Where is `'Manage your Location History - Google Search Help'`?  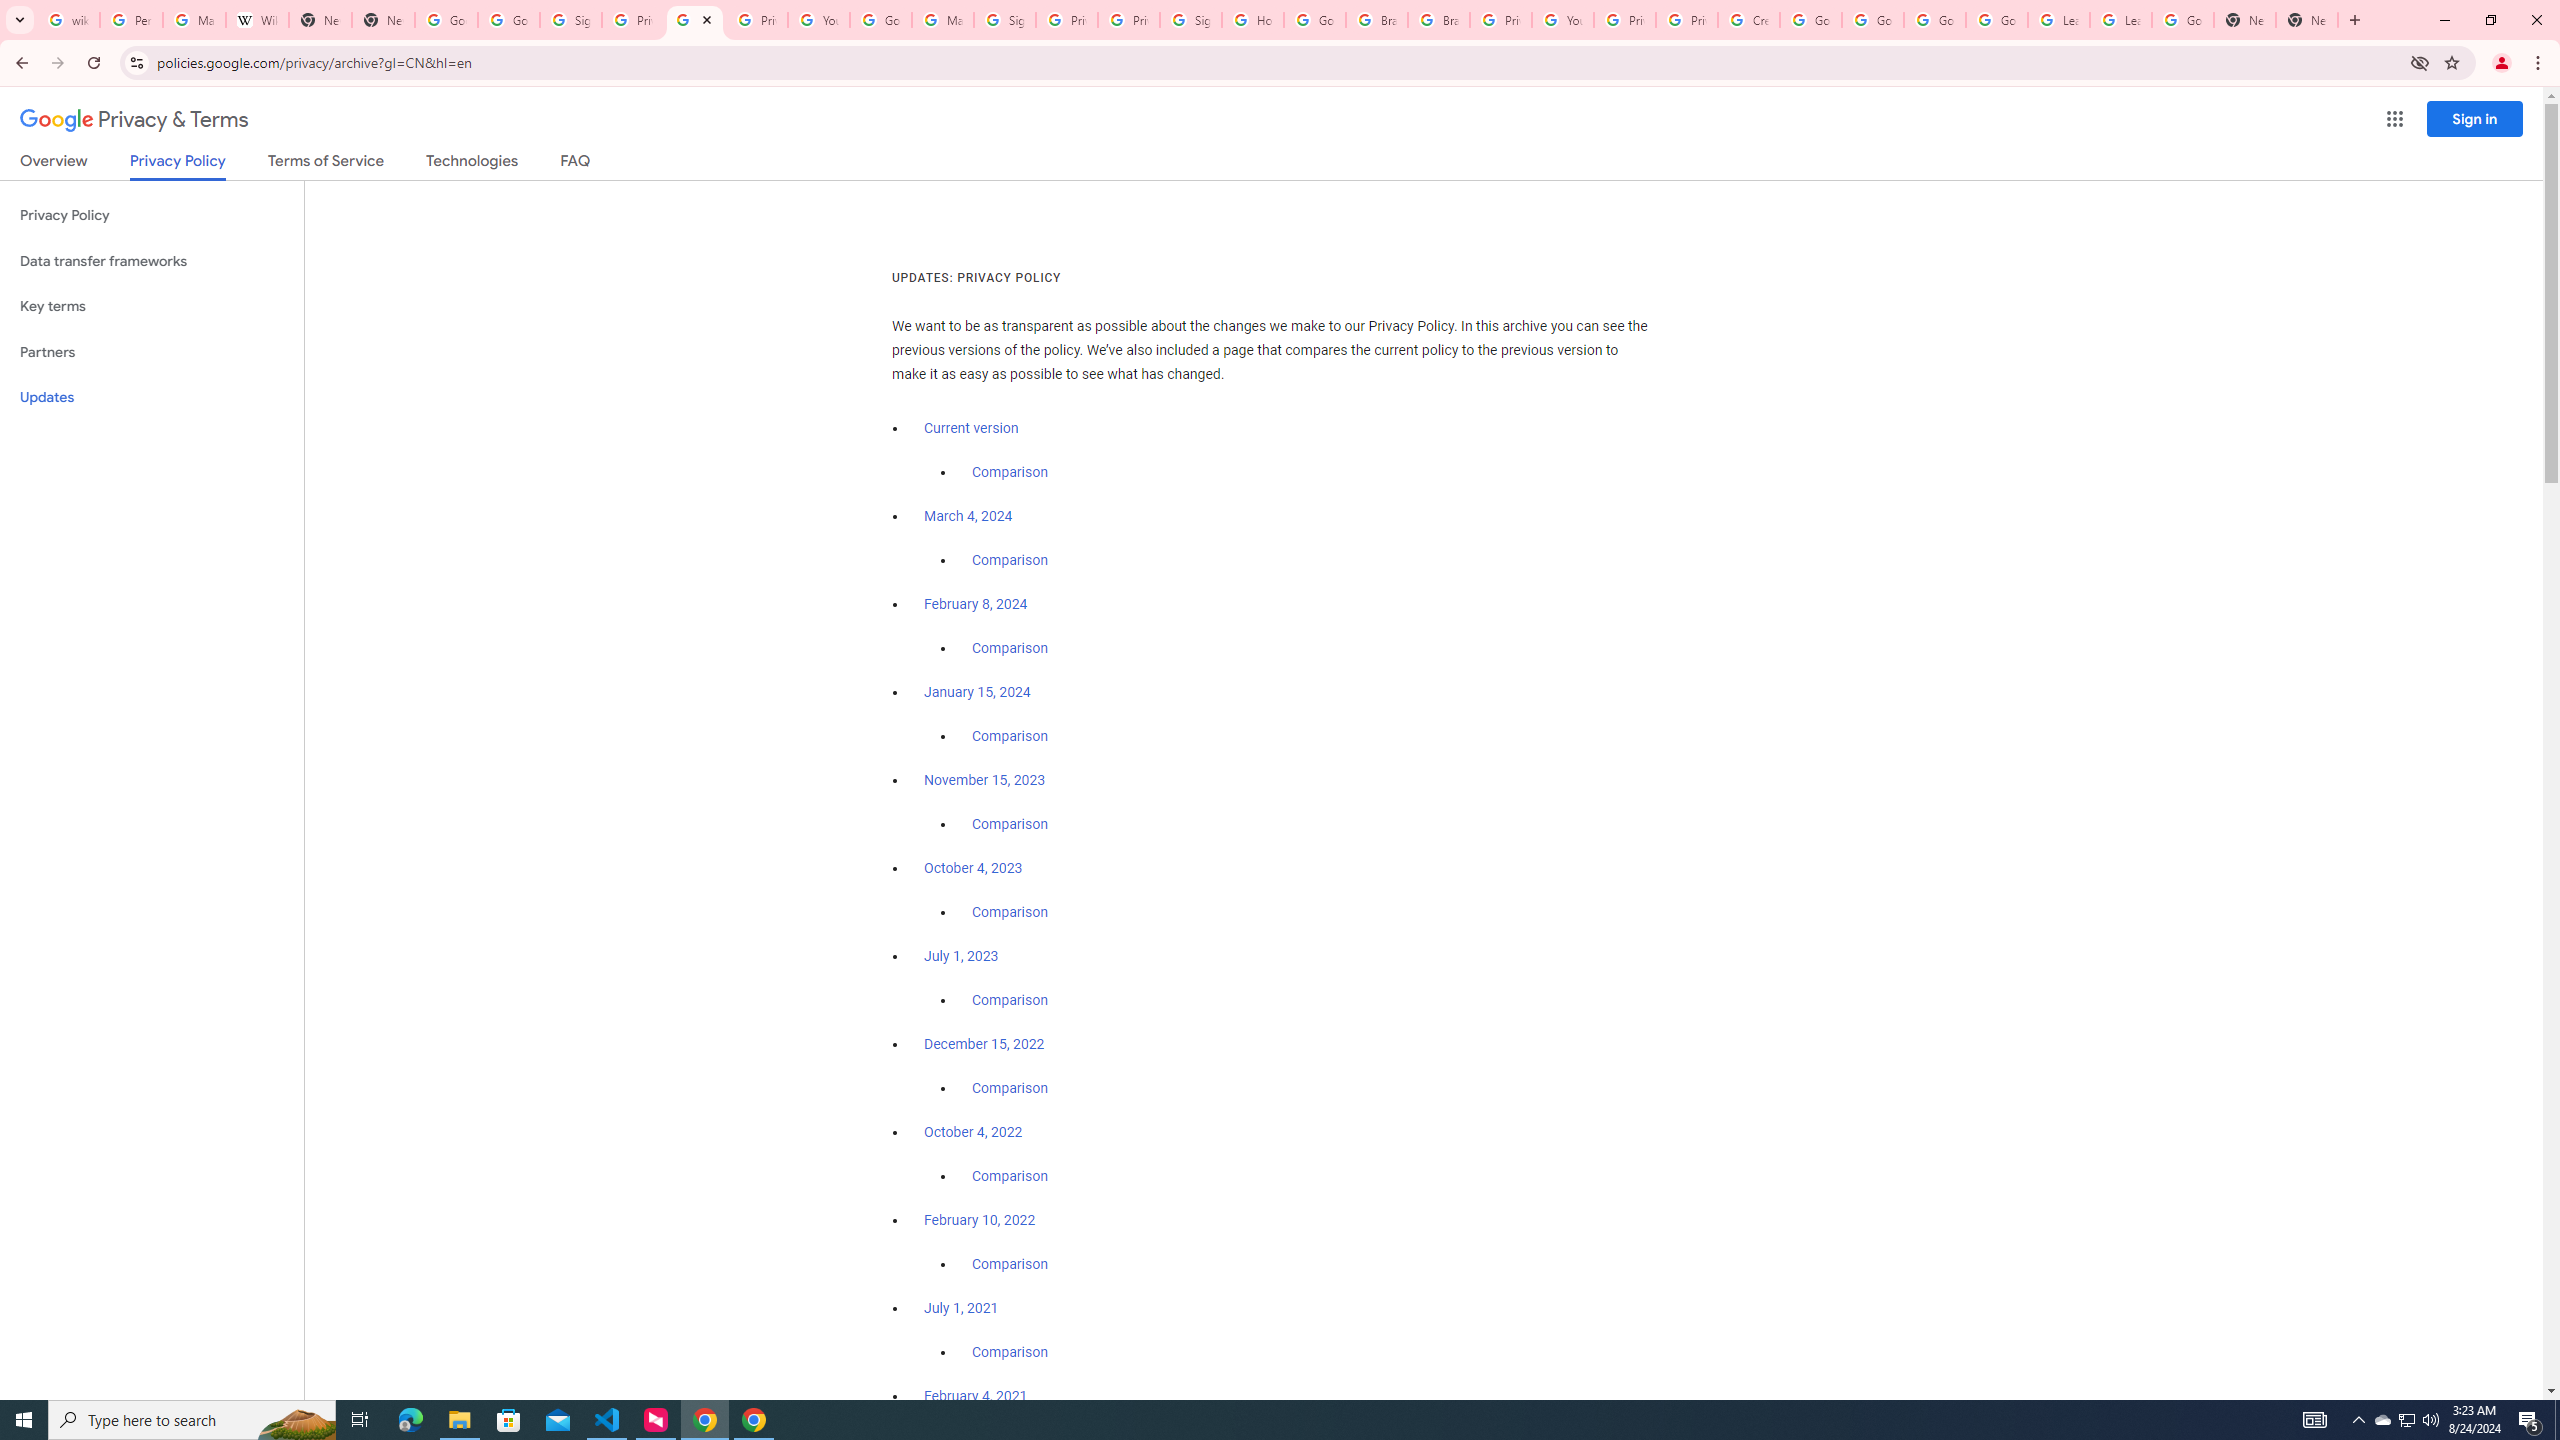 'Manage your Location History - Google Search Help' is located at coordinates (193, 19).